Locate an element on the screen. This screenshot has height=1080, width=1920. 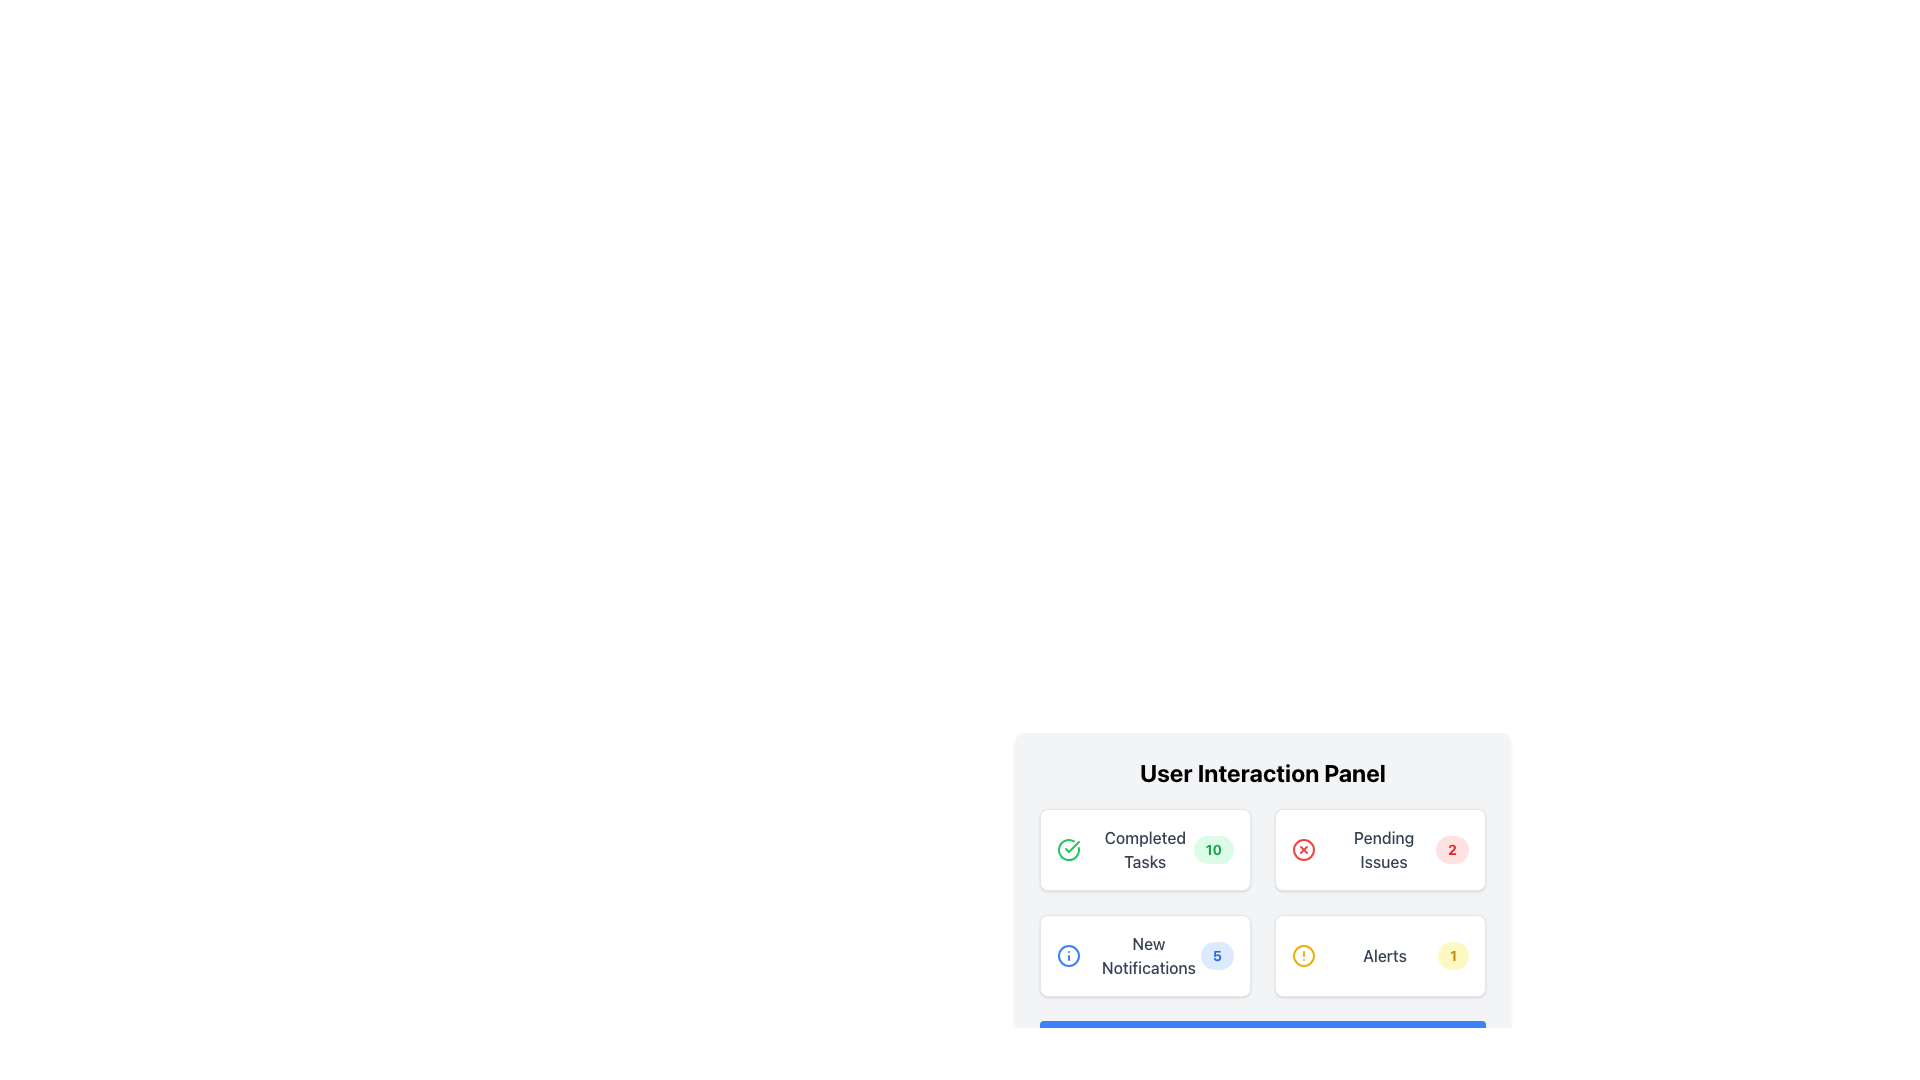
the text label that serves as the title of the card, positioned centrally between an icon on the left and a badge on the right, located in the bottom-right quadrant of the interface is located at coordinates (1383, 849).